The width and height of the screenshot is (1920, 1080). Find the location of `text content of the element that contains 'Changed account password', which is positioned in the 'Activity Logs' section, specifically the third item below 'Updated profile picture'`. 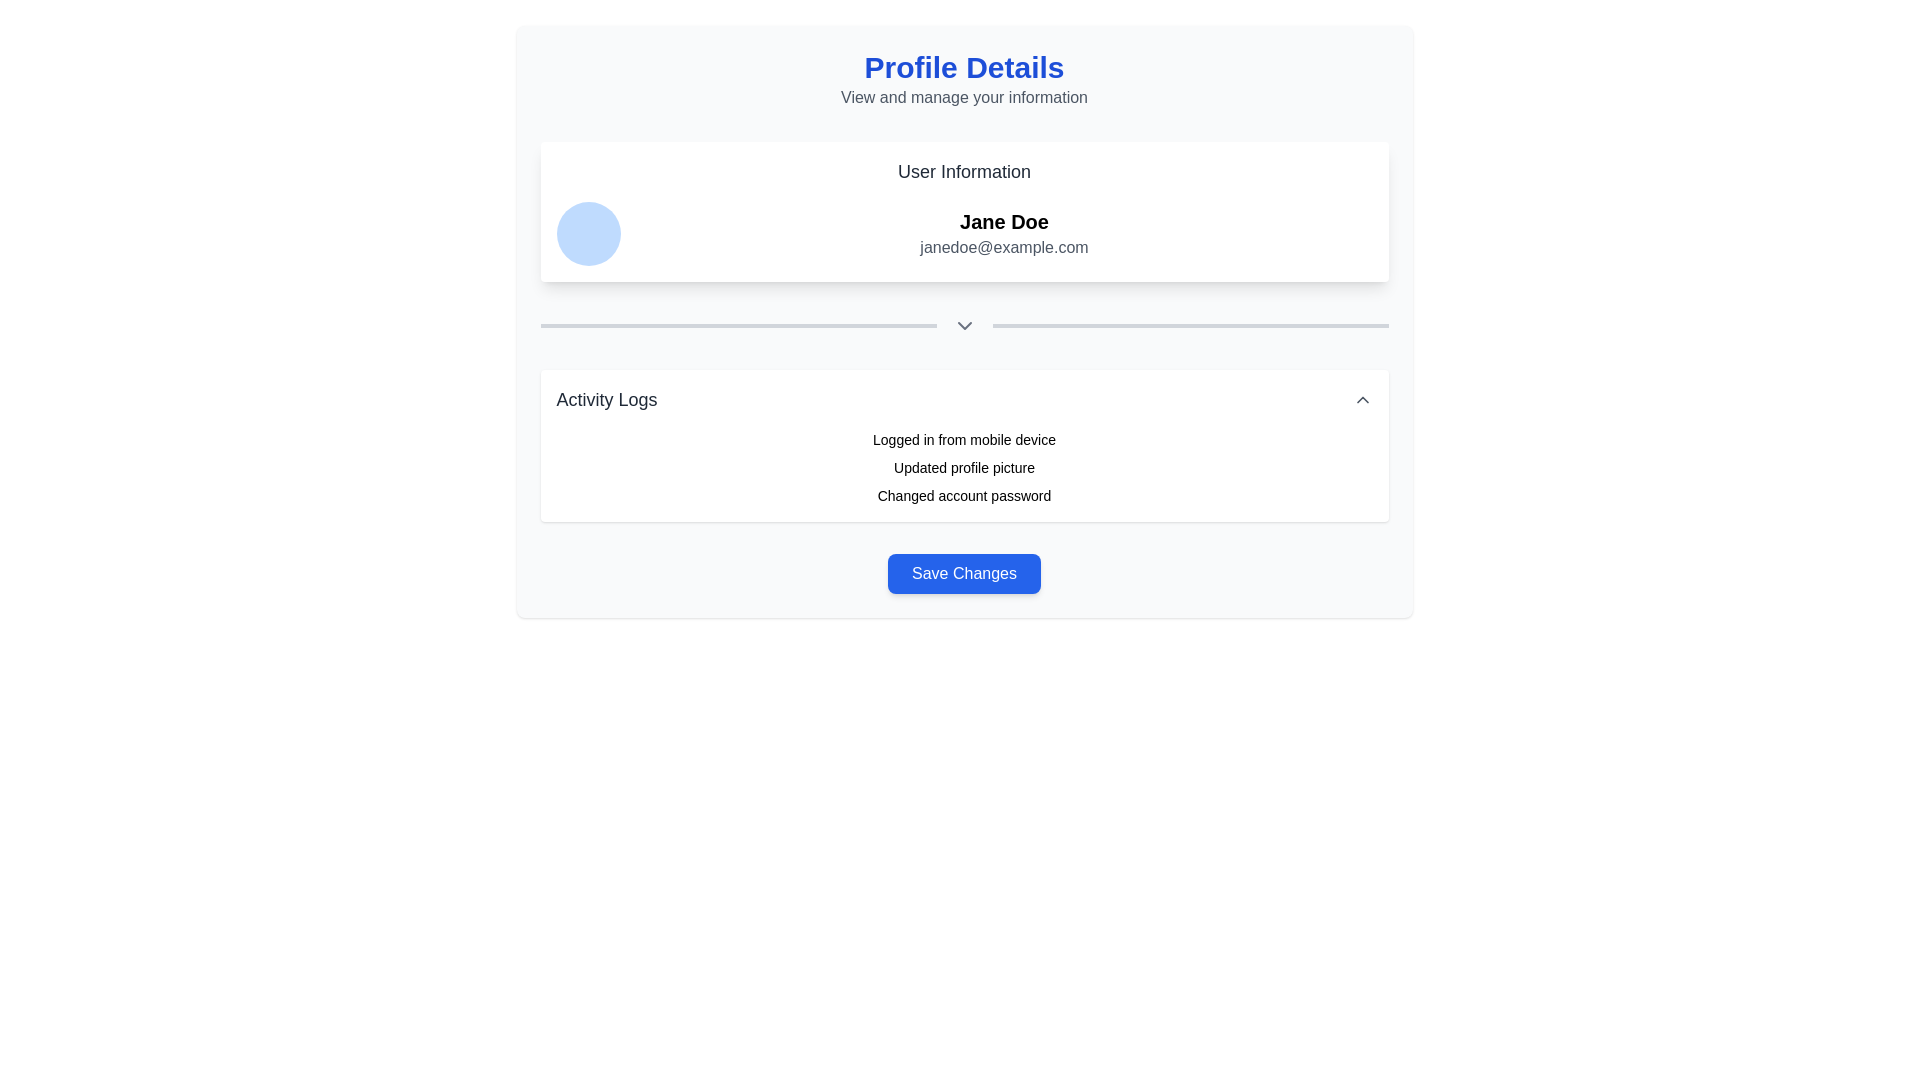

text content of the element that contains 'Changed account password', which is positioned in the 'Activity Logs' section, specifically the third item below 'Updated profile picture' is located at coordinates (964, 495).